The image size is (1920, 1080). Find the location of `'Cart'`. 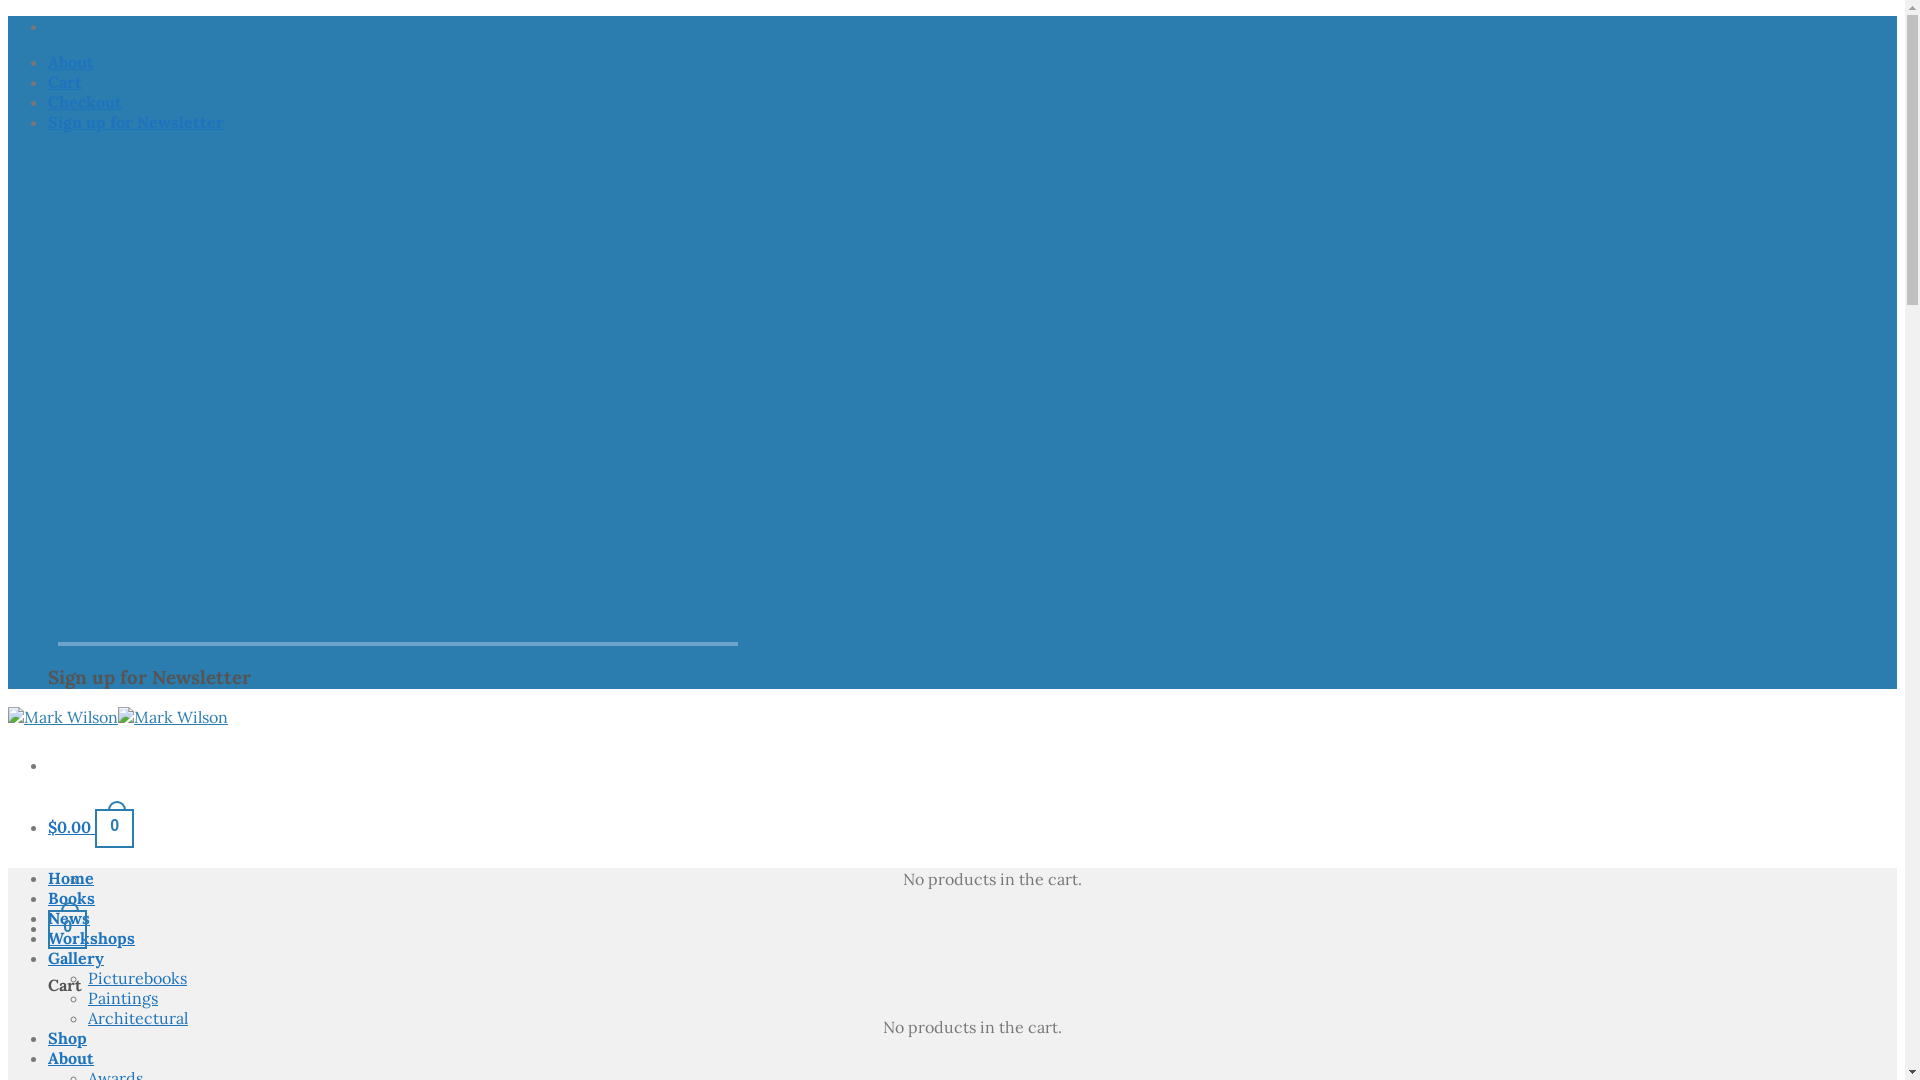

'Cart' is located at coordinates (65, 80).